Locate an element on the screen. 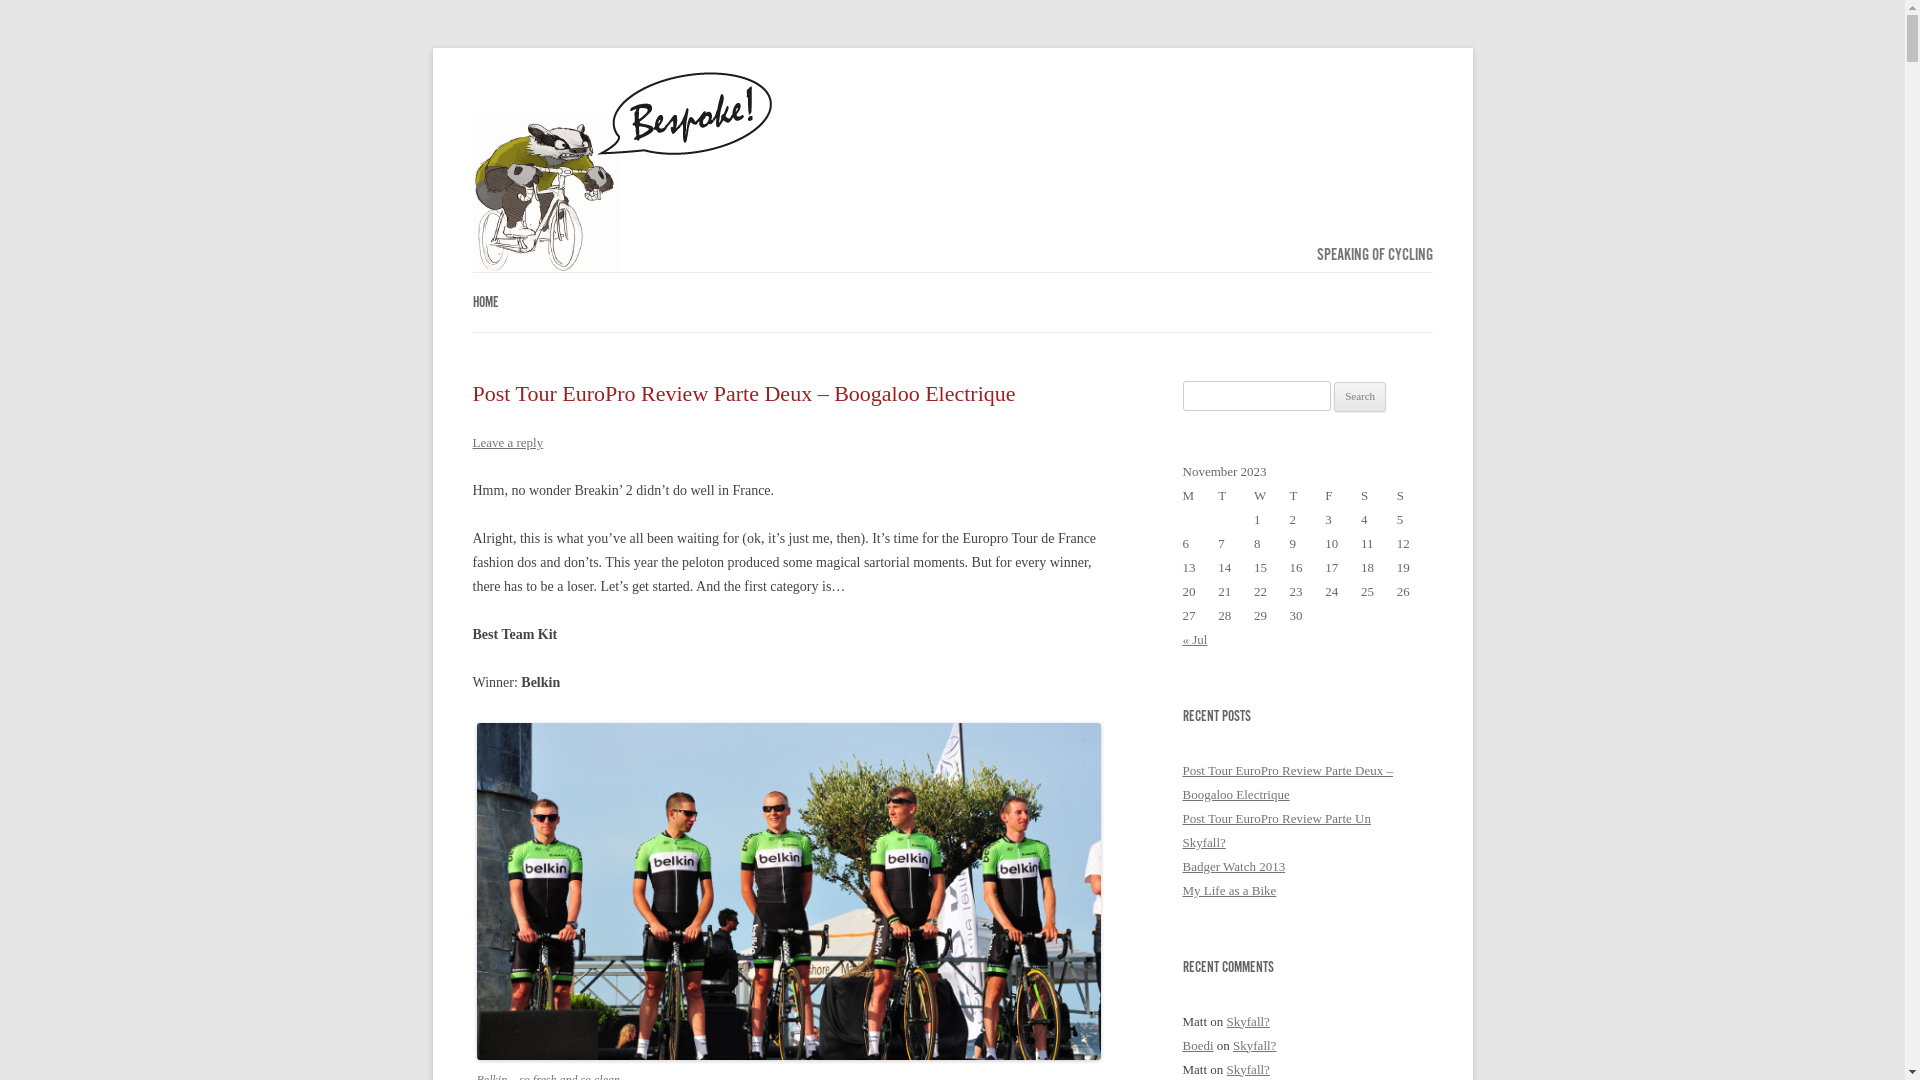 The image size is (1920, 1080). 'Skip to content' is located at coordinates (994, 278).